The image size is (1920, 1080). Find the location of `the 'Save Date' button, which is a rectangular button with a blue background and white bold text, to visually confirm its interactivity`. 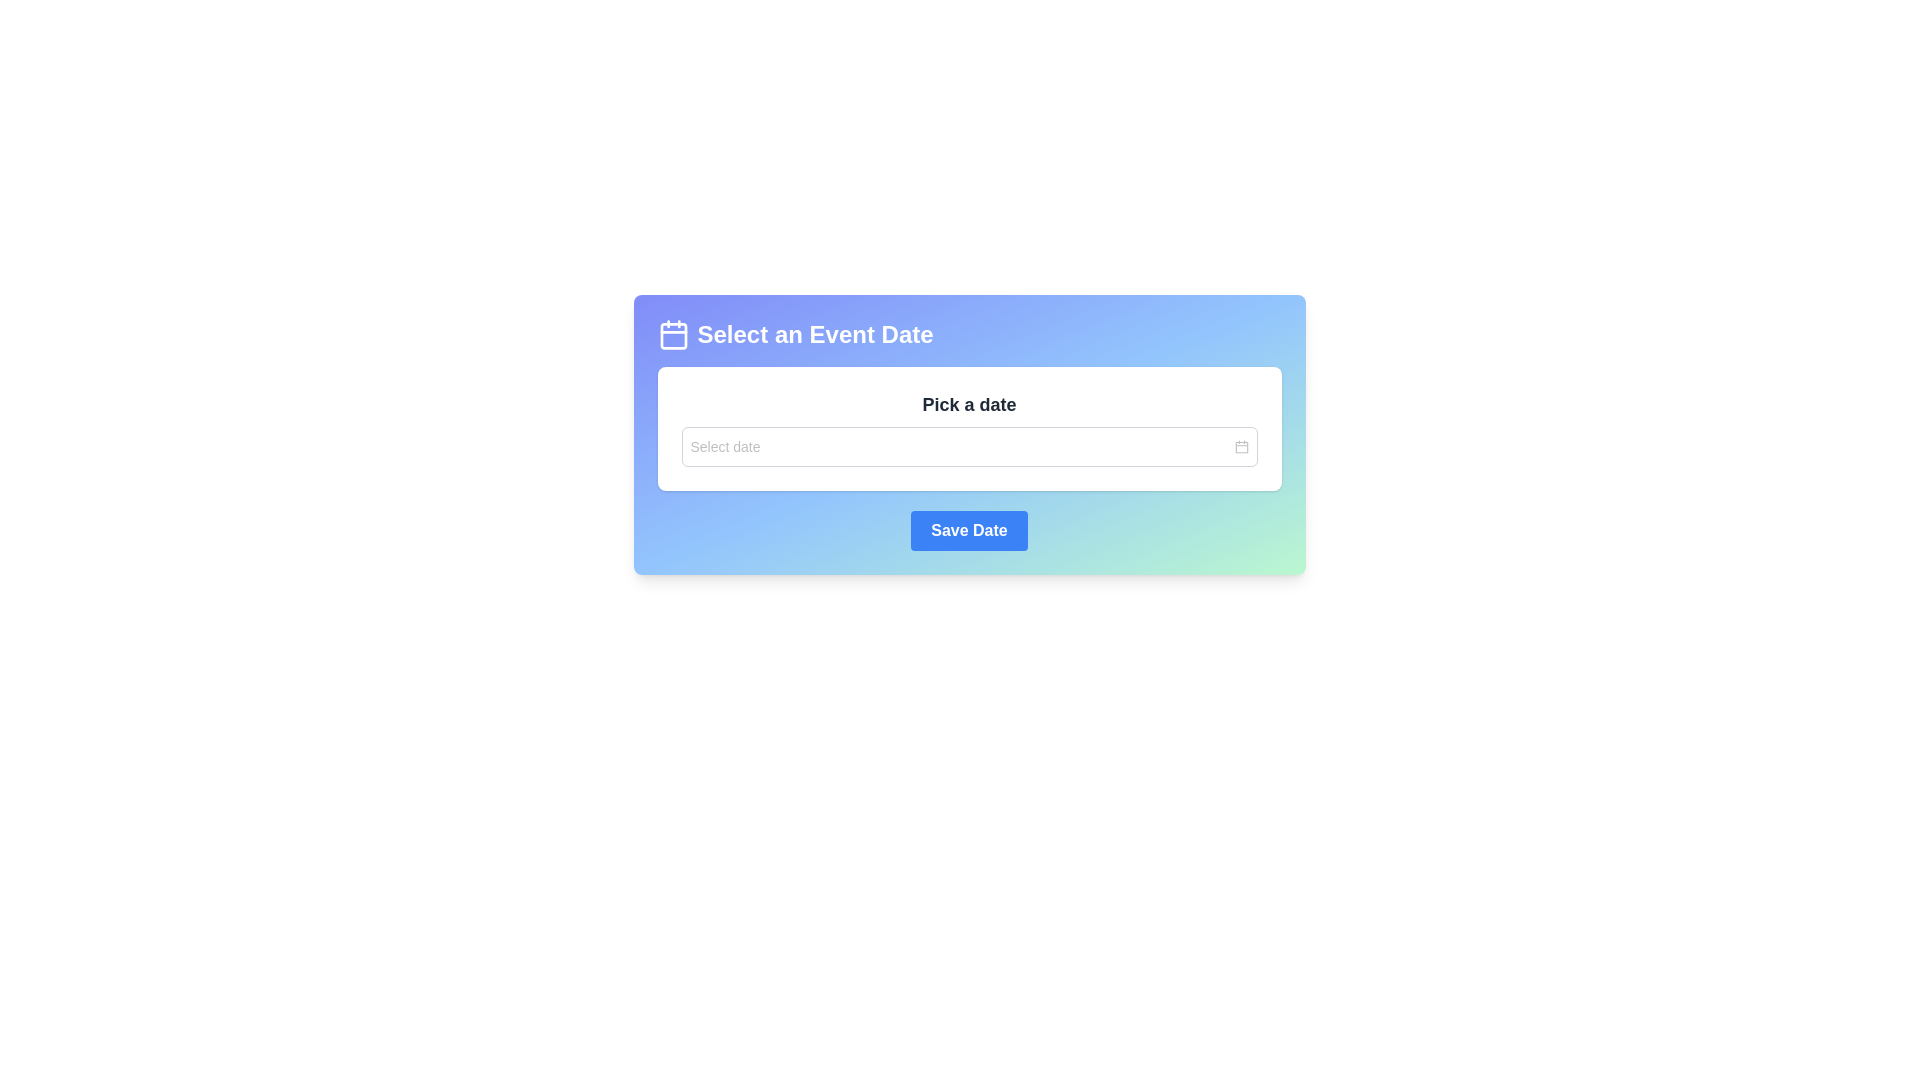

the 'Save Date' button, which is a rectangular button with a blue background and white bold text, to visually confirm its interactivity is located at coordinates (969, 530).